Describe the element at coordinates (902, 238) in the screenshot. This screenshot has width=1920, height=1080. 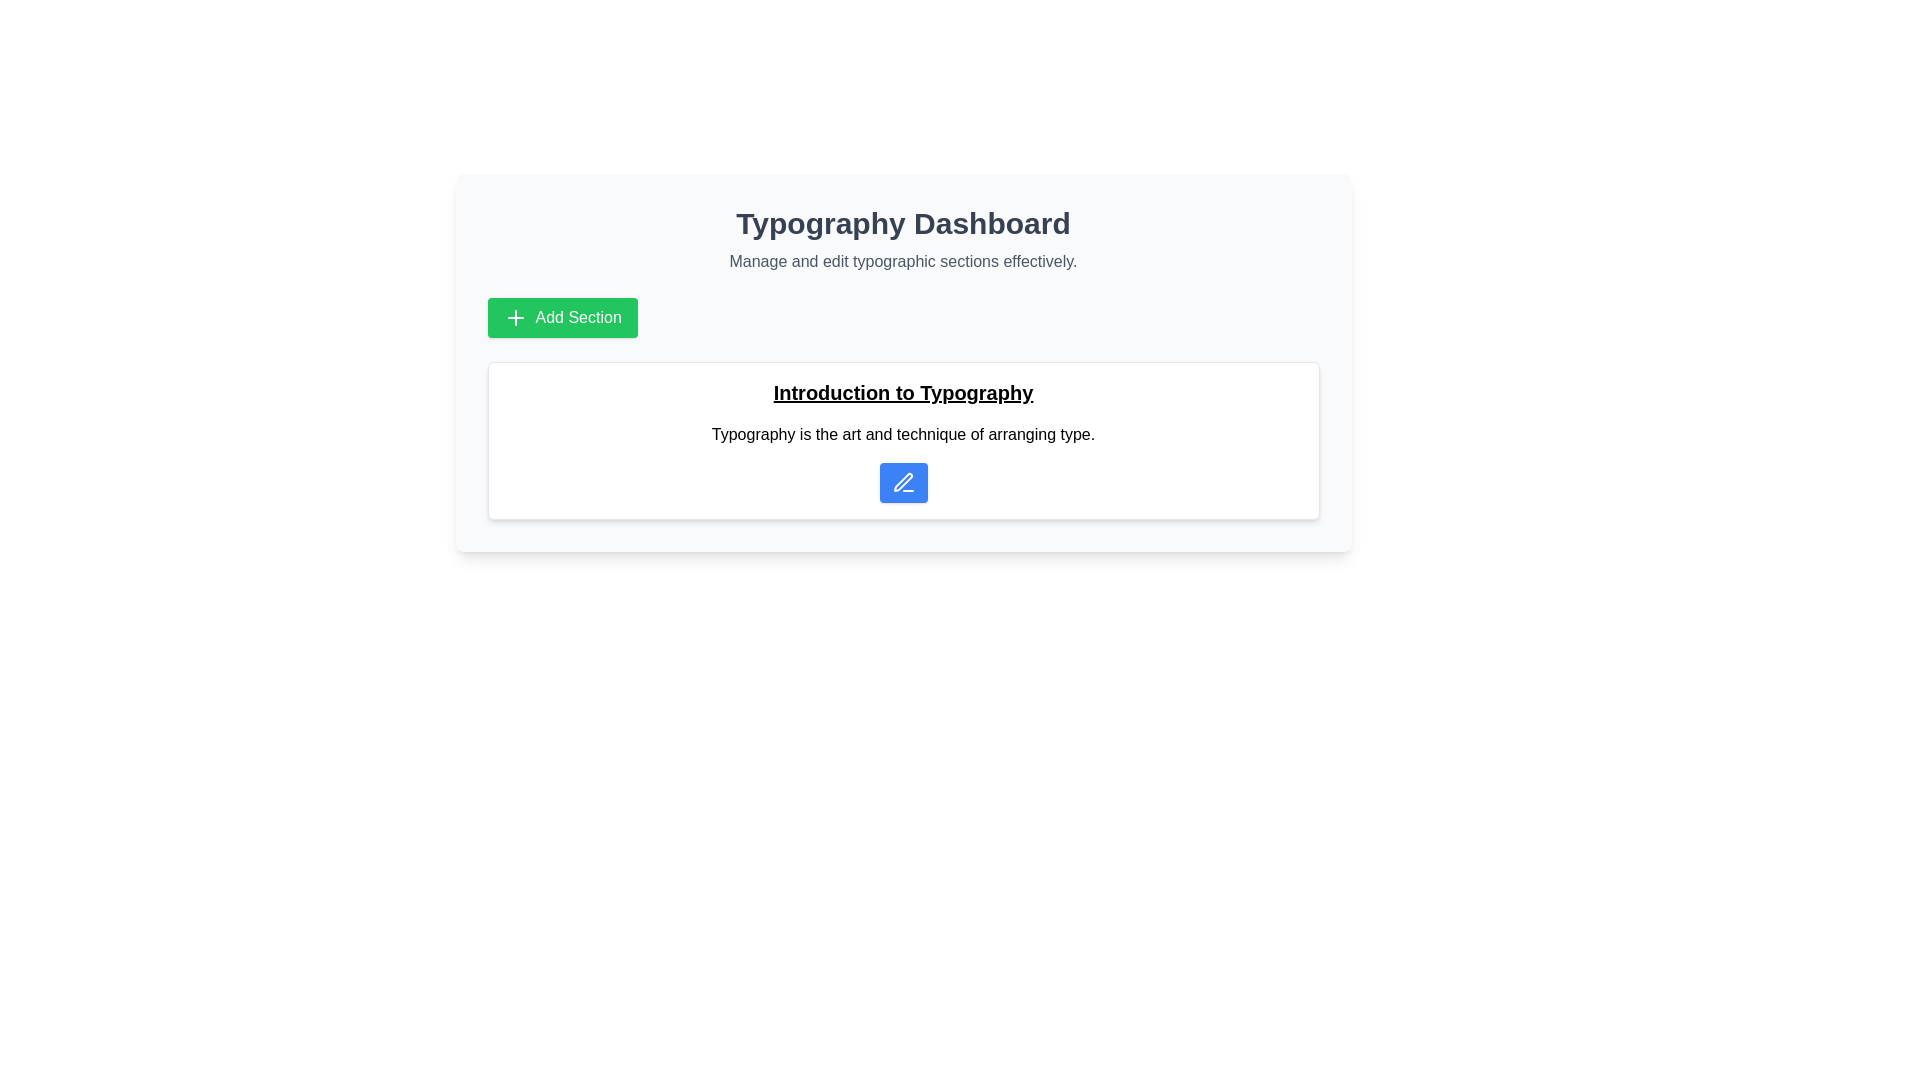
I see `the descriptive text element titled 'Typography Dashboard' with the subheading 'Manage and edit typographic sections effectively'` at that location.